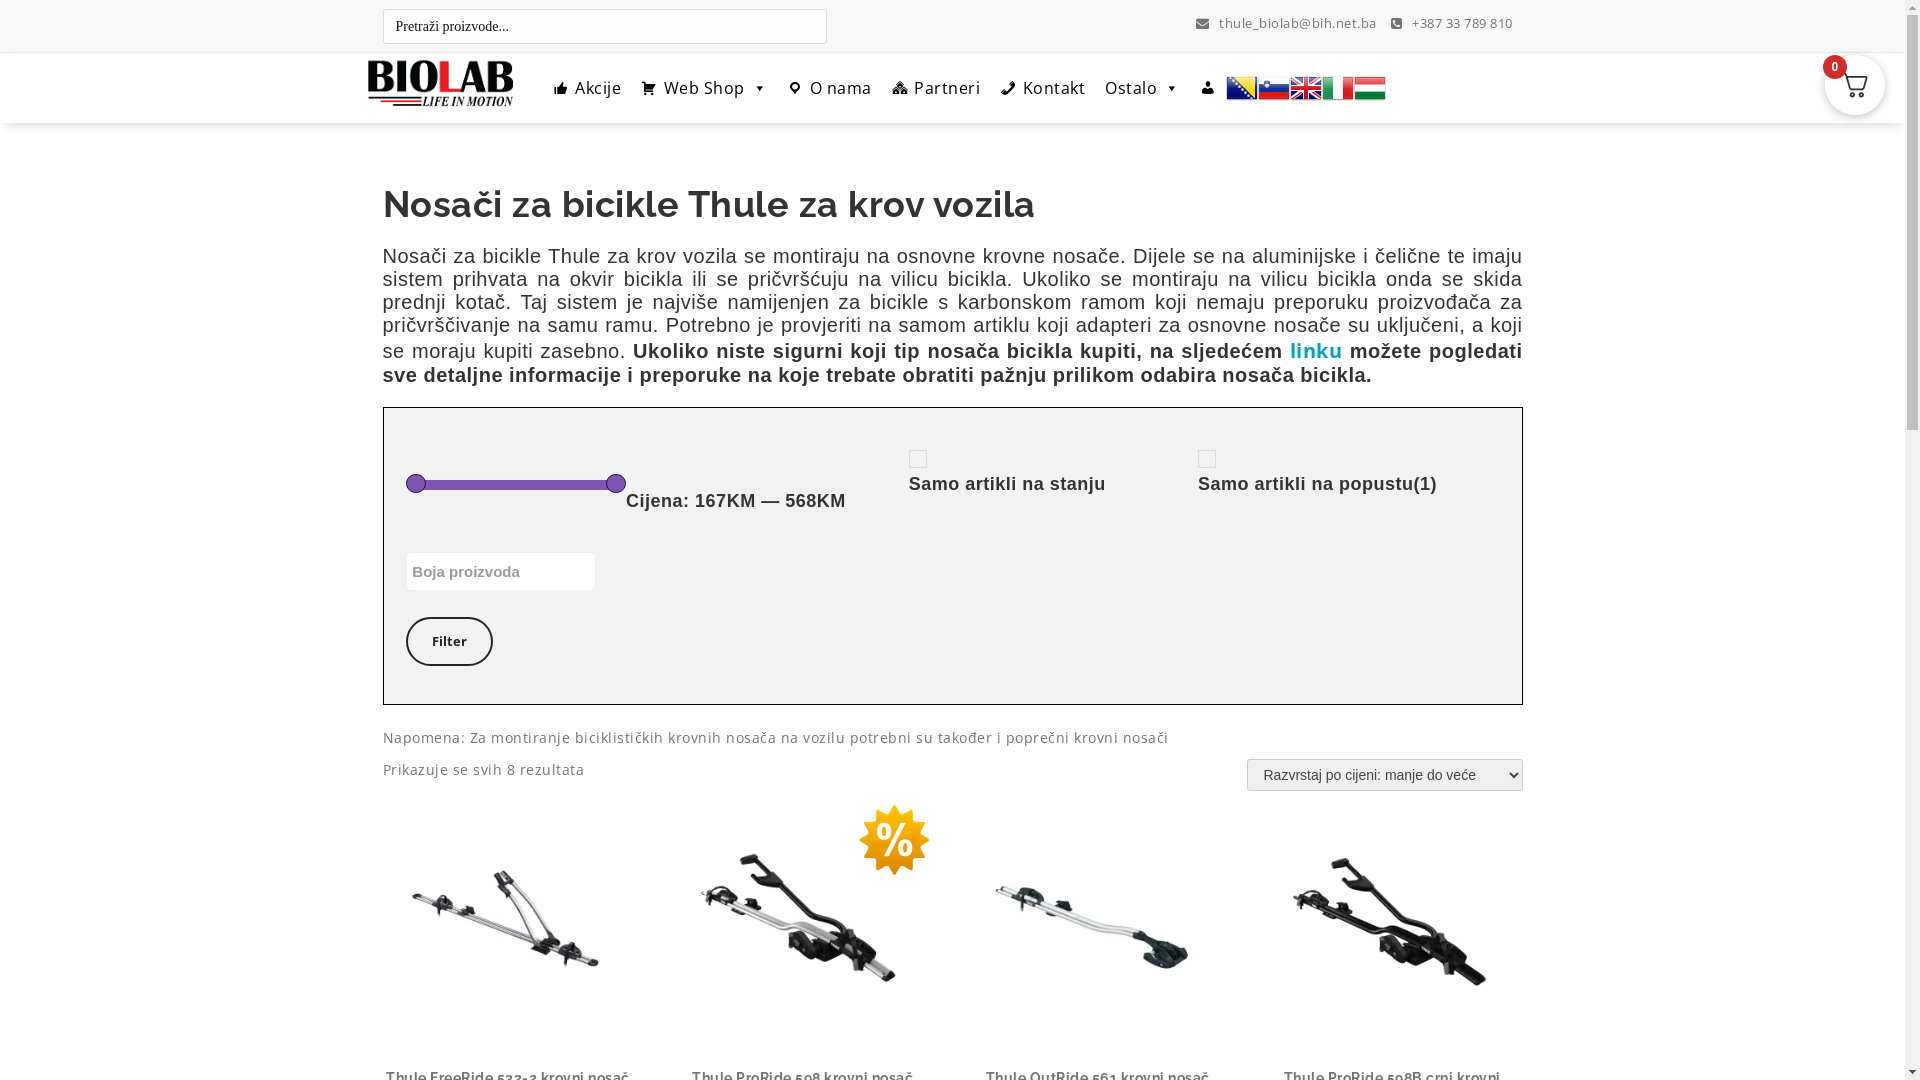 The width and height of the screenshot is (1920, 1080). Describe the element at coordinates (829, 87) in the screenshot. I see `'O nama'` at that location.